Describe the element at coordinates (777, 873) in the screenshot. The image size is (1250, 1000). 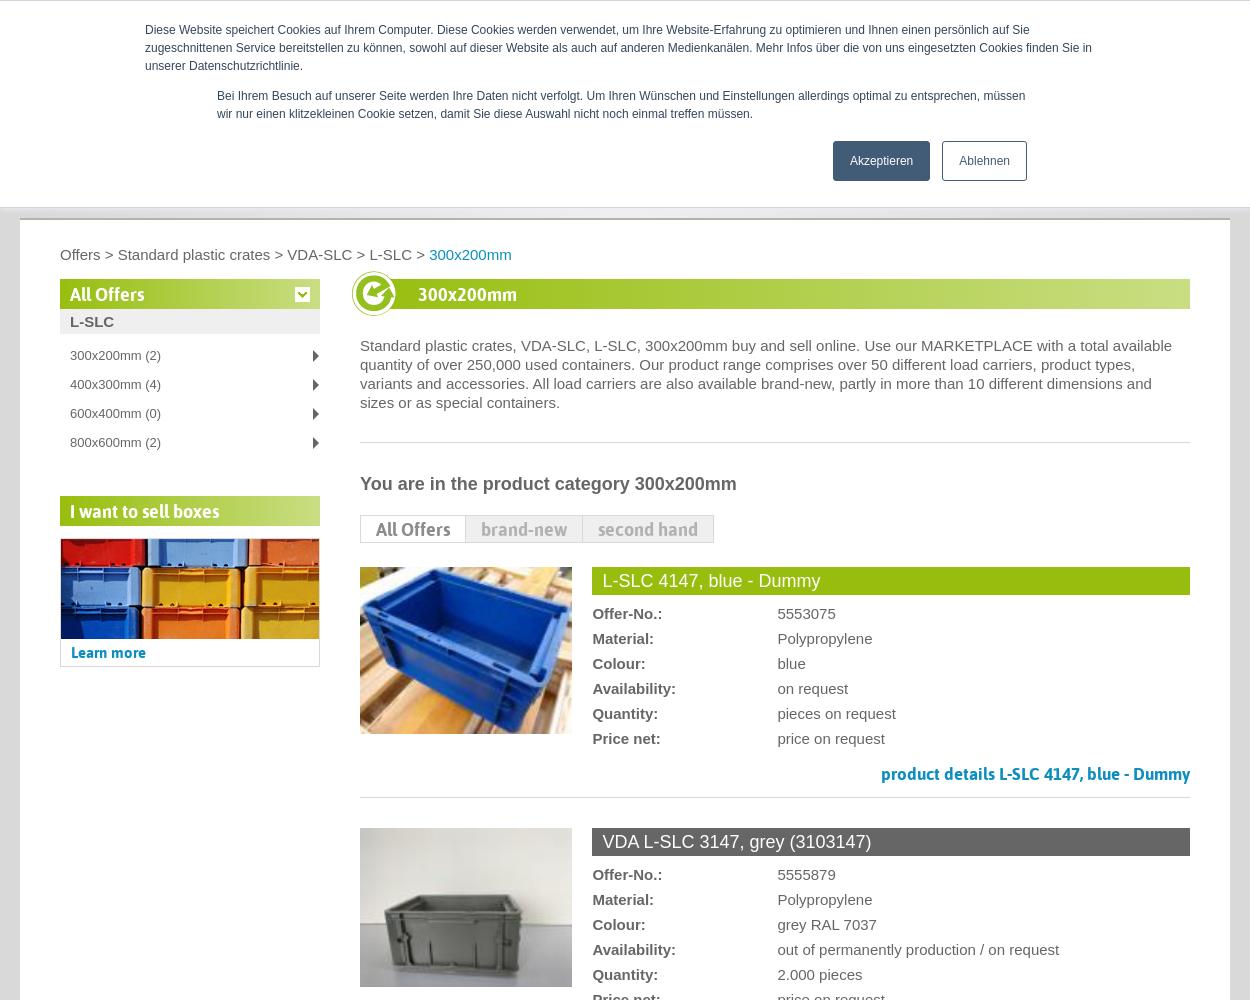
I see `'5555879'` at that location.